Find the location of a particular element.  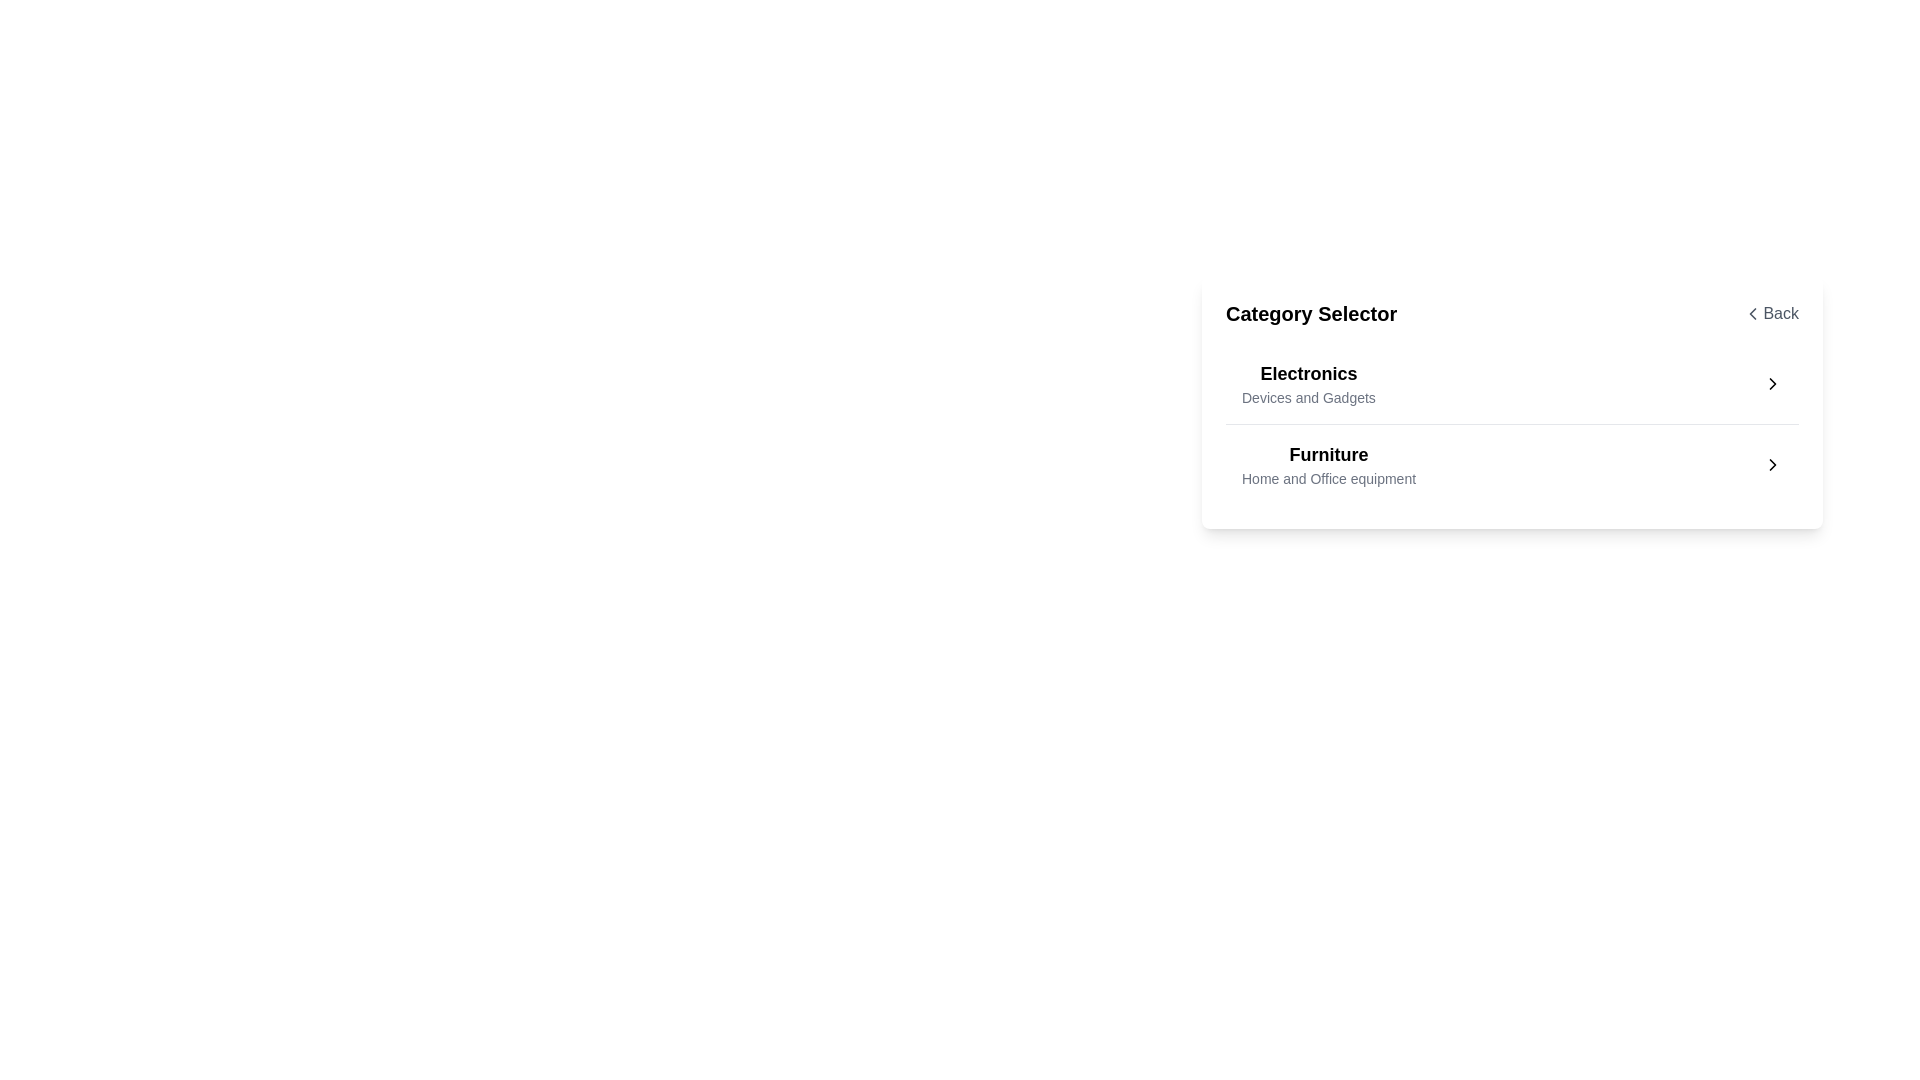

the back navigation icon located to the left of the 'Back' text in the top-right corner of the modal component is located at coordinates (1752, 313).